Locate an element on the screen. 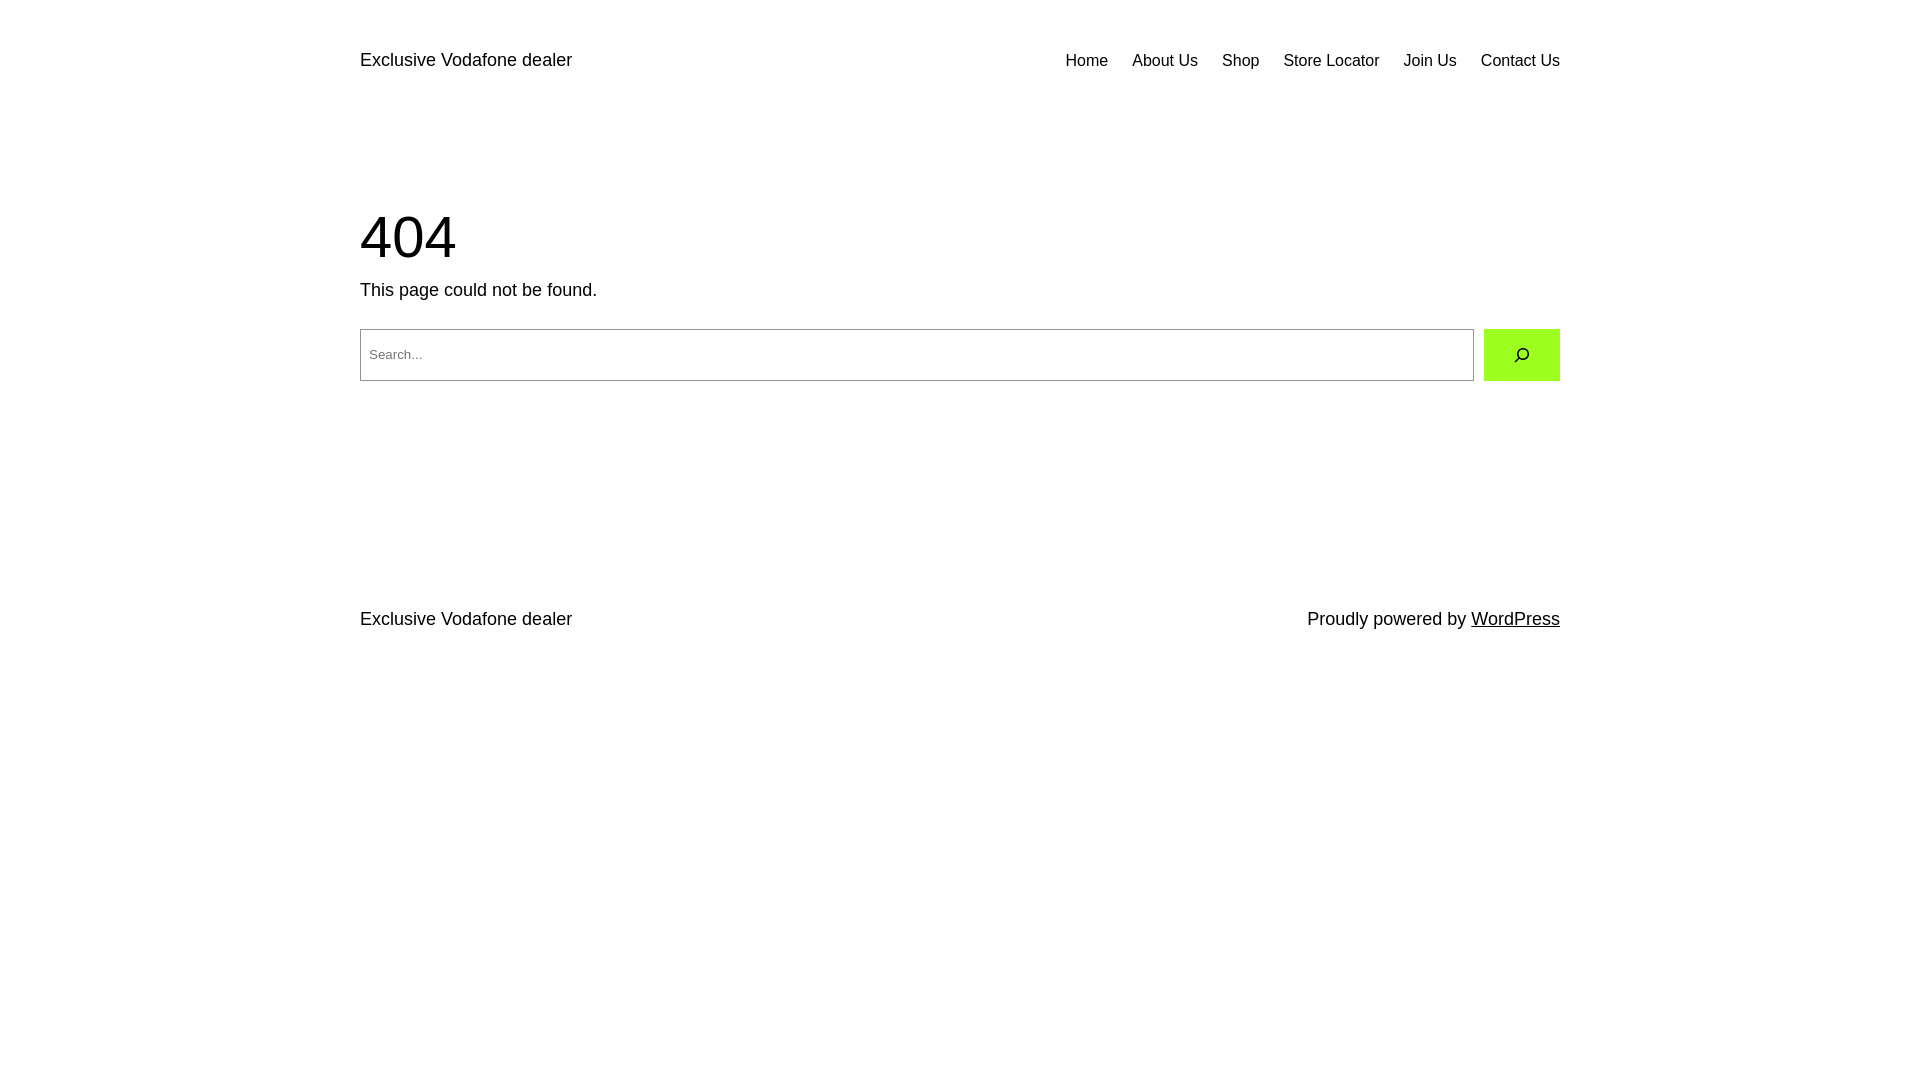  'Store Locator' is located at coordinates (1282, 60).